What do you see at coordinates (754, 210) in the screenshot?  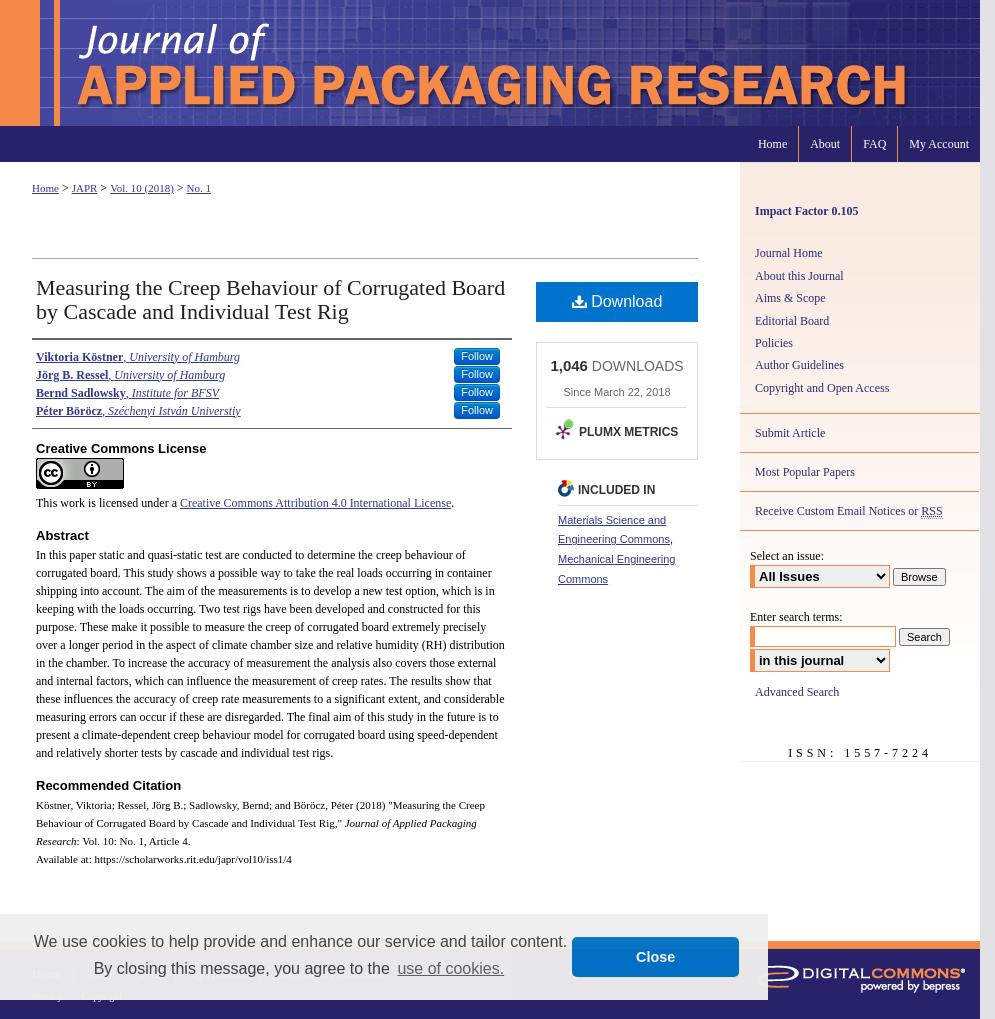 I see `'Impact Factor 0.105'` at bounding box center [754, 210].